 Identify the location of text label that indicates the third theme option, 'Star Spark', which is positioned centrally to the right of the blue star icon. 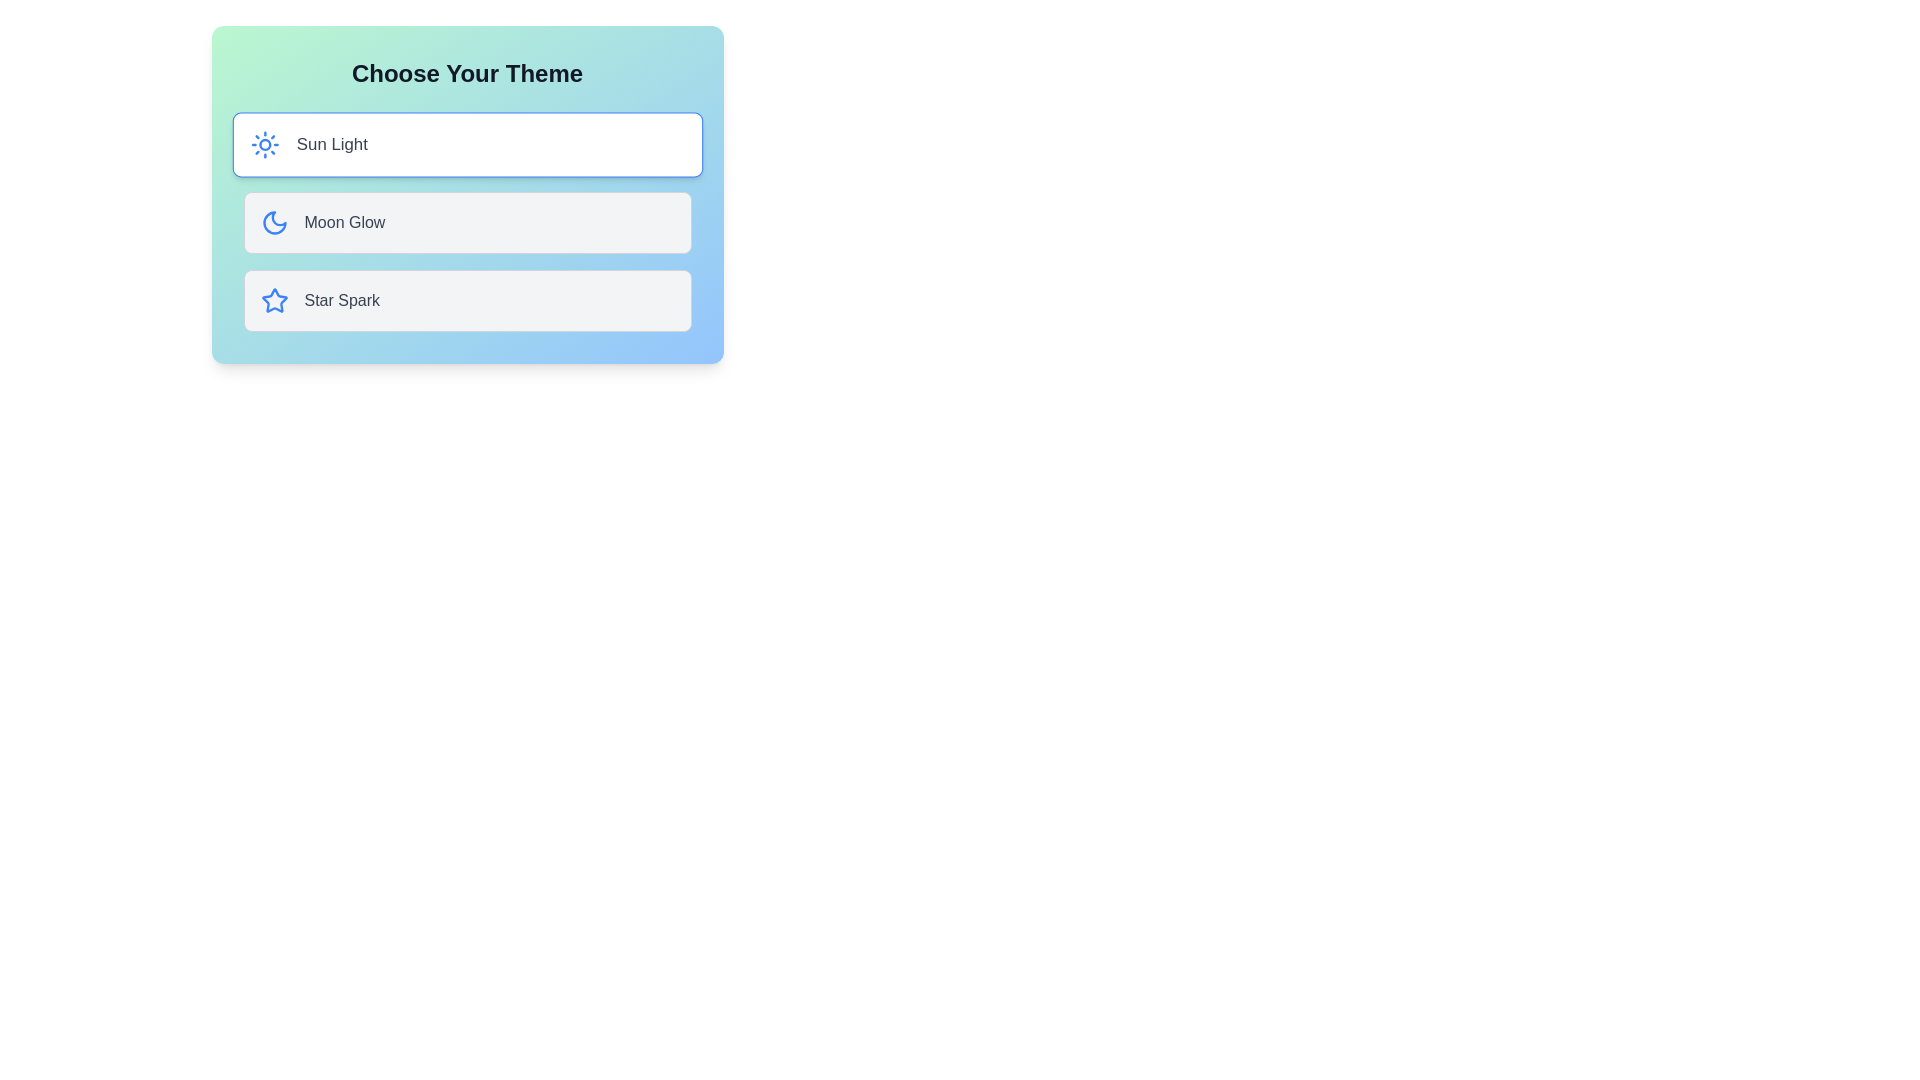
(342, 300).